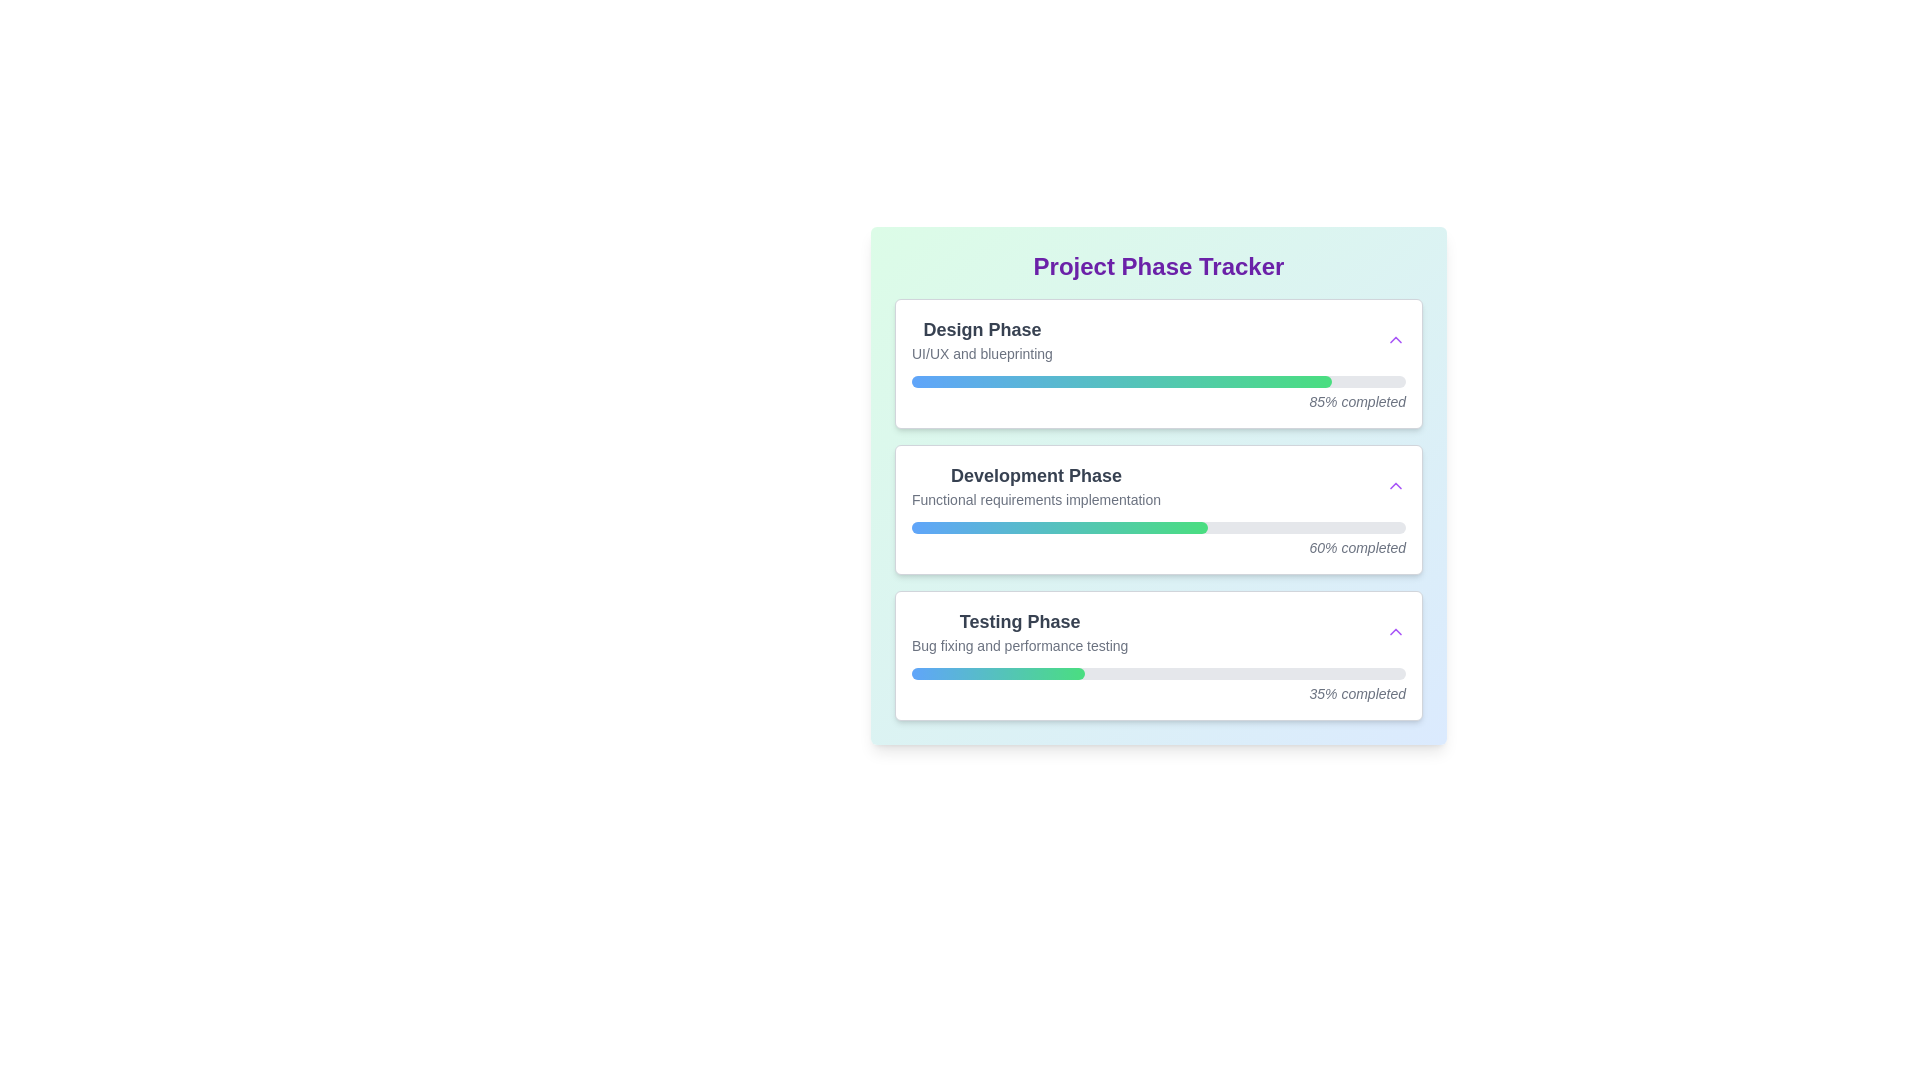 This screenshot has height=1080, width=1920. Describe the element at coordinates (1158, 685) in the screenshot. I see `style or layout of the Progress bar displaying '35% completed' located in the 'Testing Phase' section of the 'Project Phase Tracker.'` at that location.